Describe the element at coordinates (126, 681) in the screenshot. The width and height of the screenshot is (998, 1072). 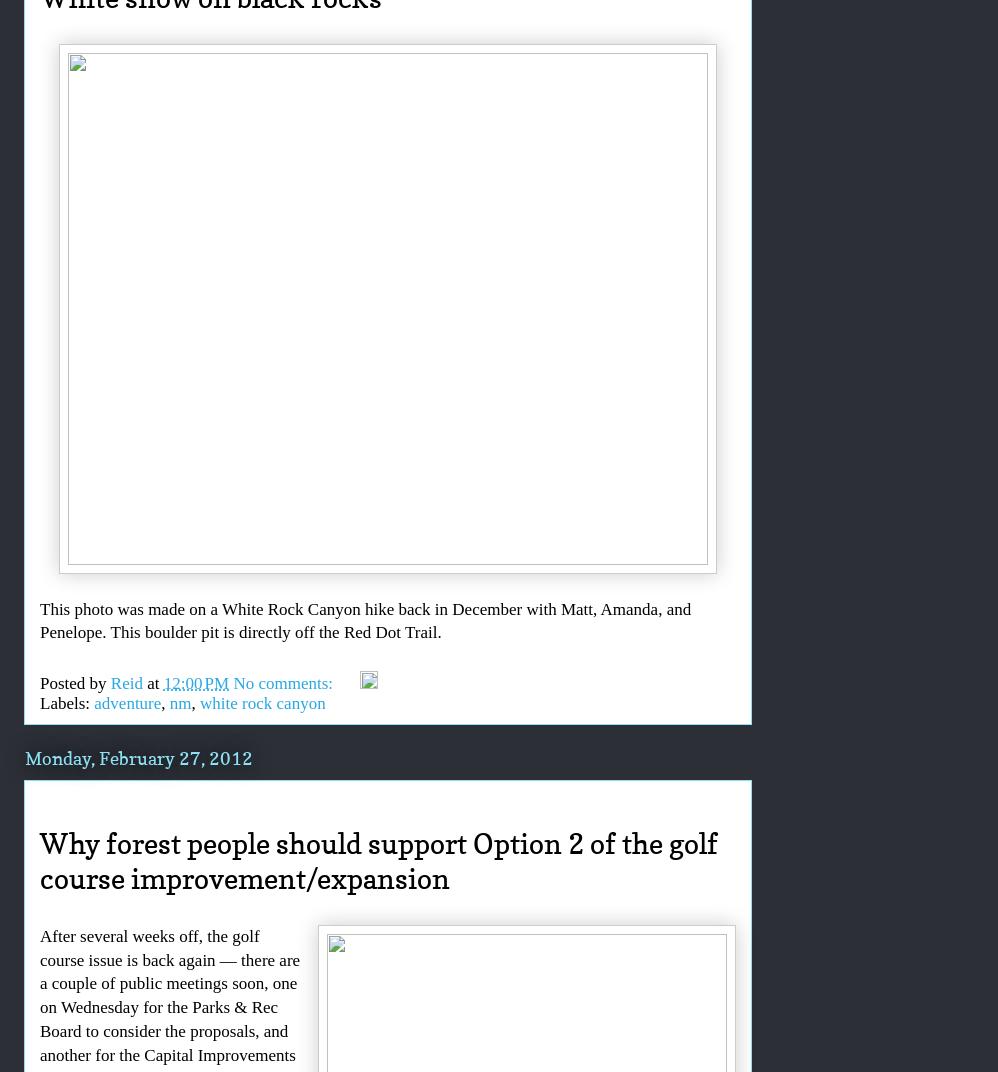
I see `'Reid'` at that location.